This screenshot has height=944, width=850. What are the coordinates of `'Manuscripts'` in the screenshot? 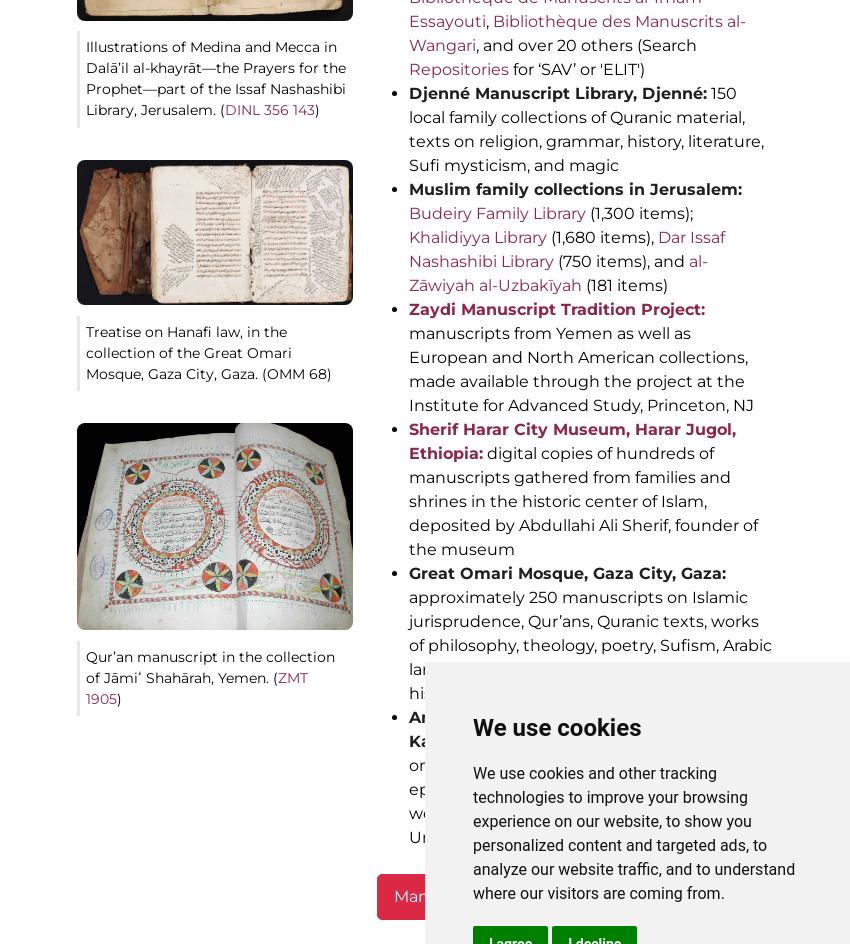 It's located at (442, 895).